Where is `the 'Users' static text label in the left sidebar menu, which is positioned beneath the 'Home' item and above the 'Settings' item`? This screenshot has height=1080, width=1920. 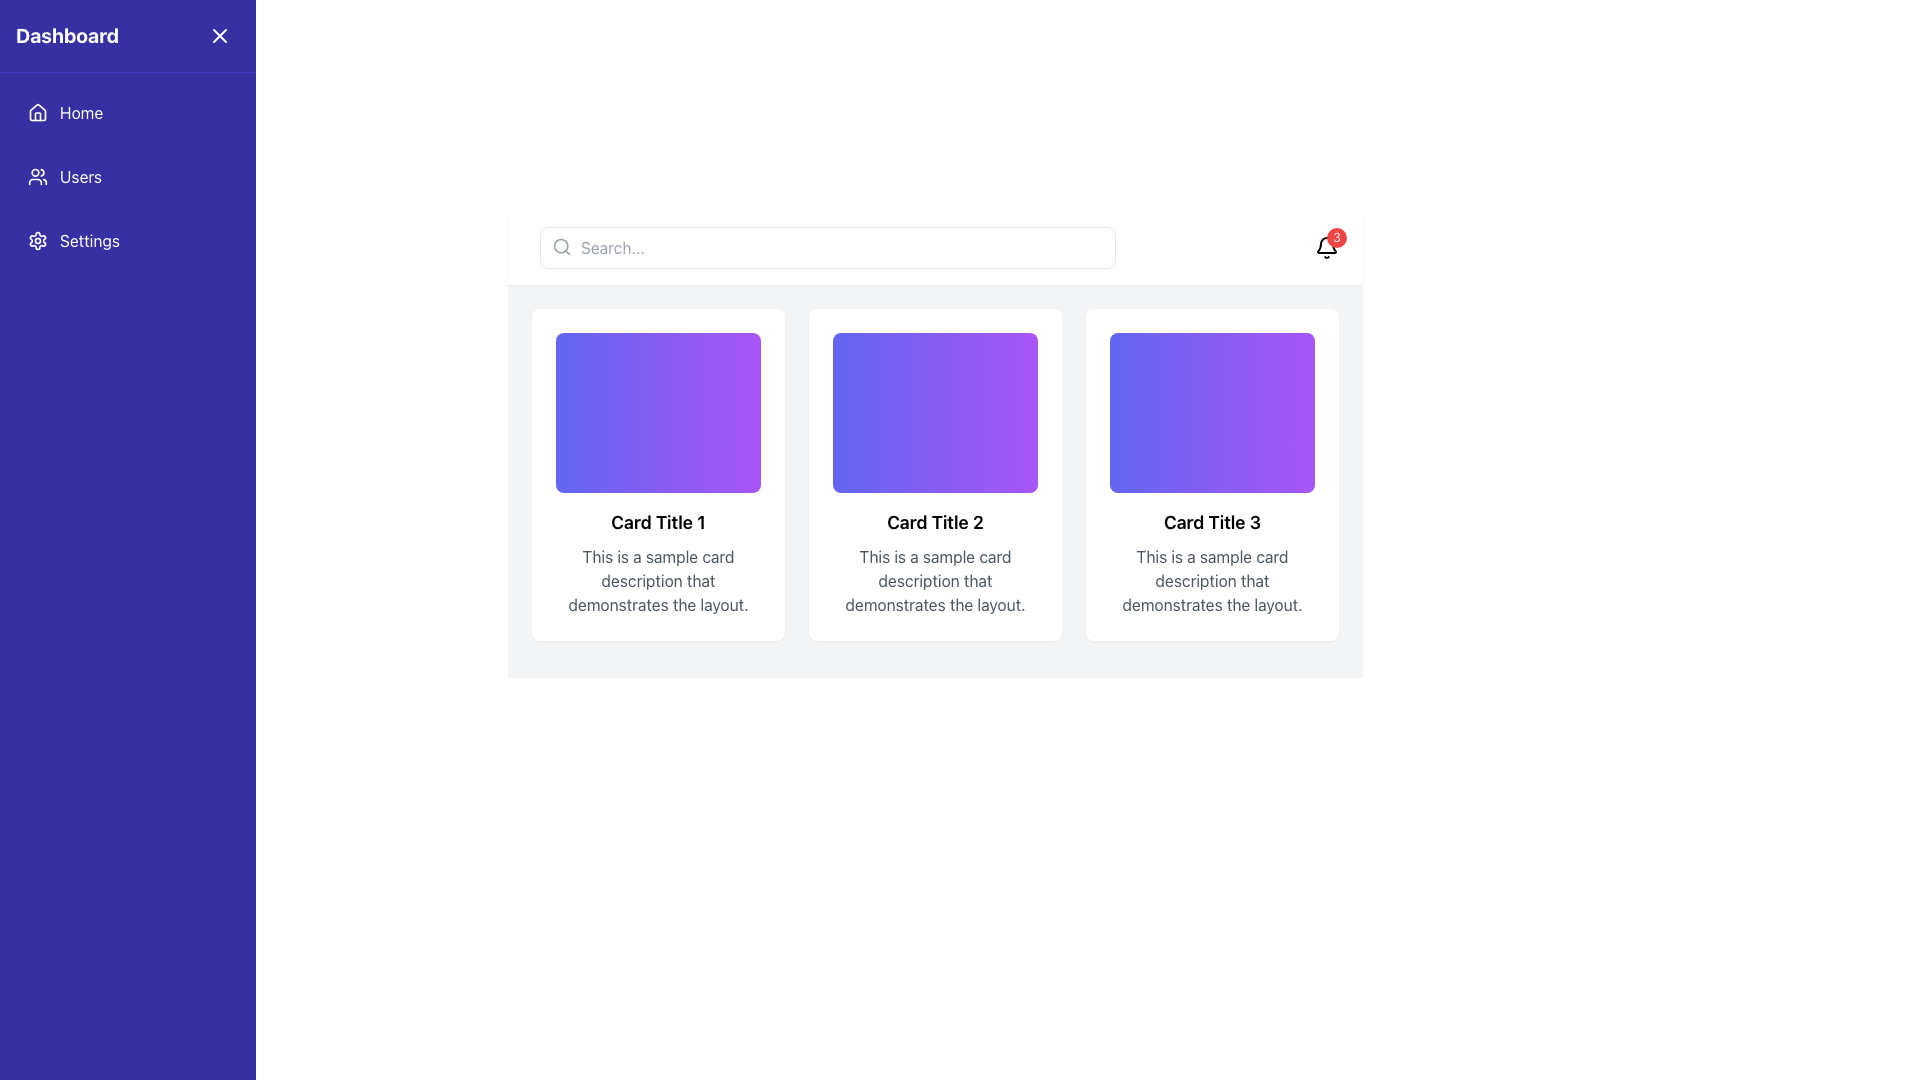 the 'Users' static text label in the left sidebar menu, which is positioned beneath the 'Home' item and above the 'Settings' item is located at coordinates (80, 176).